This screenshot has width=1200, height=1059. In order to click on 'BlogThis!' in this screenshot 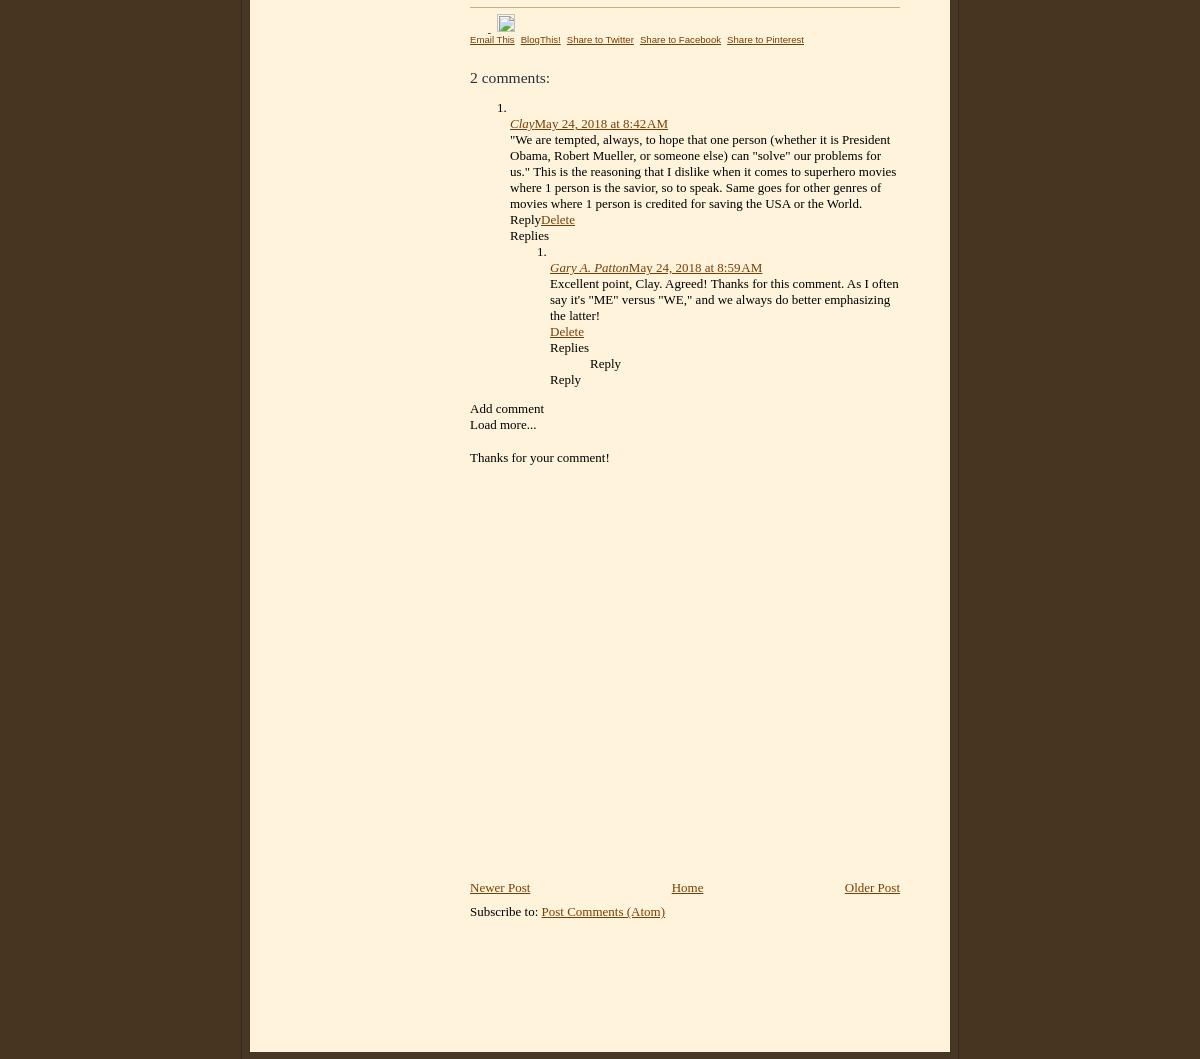, I will do `click(518, 39)`.